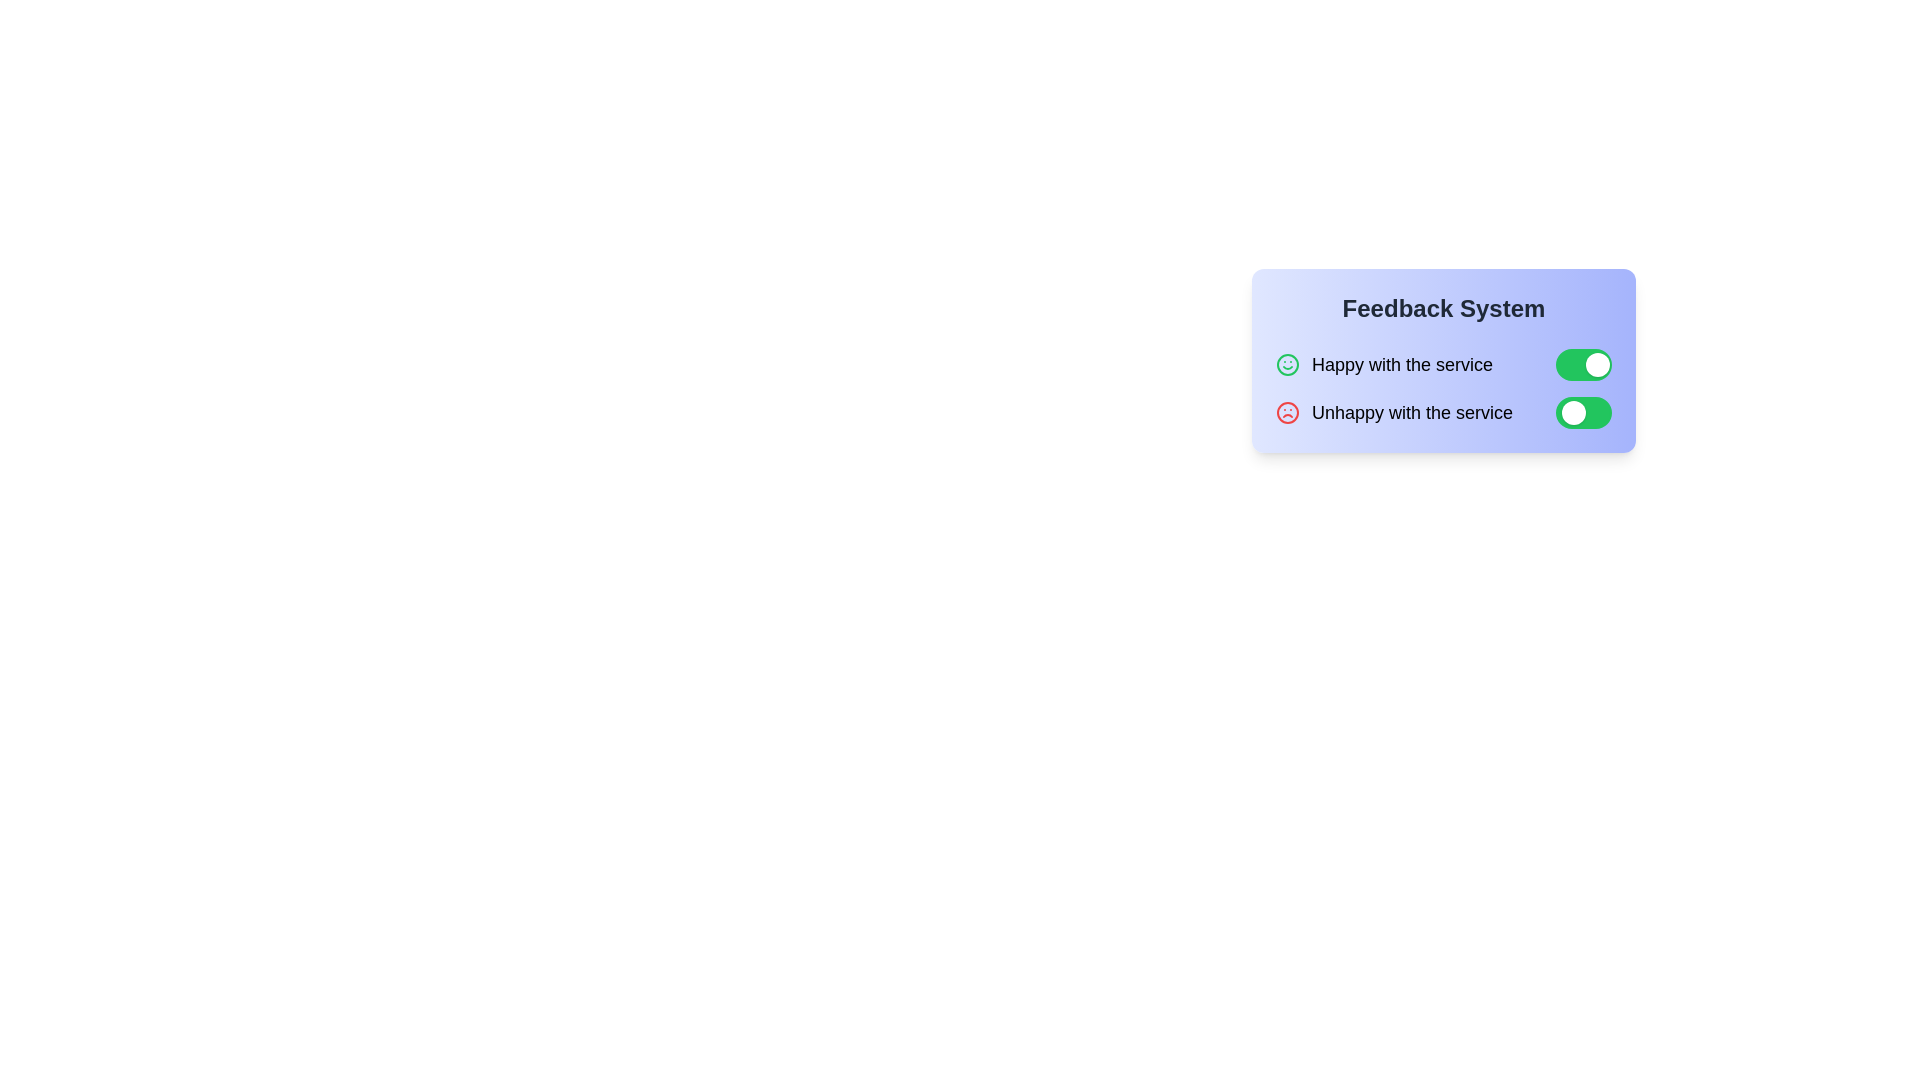 The height and width of the screenshot is (1080, 1920). I want to click on text of the feedback option labeled 'Happy with the service', which is the first option in the feedback panel, accompanied by a green smiling face icon, so click(1383, 365).